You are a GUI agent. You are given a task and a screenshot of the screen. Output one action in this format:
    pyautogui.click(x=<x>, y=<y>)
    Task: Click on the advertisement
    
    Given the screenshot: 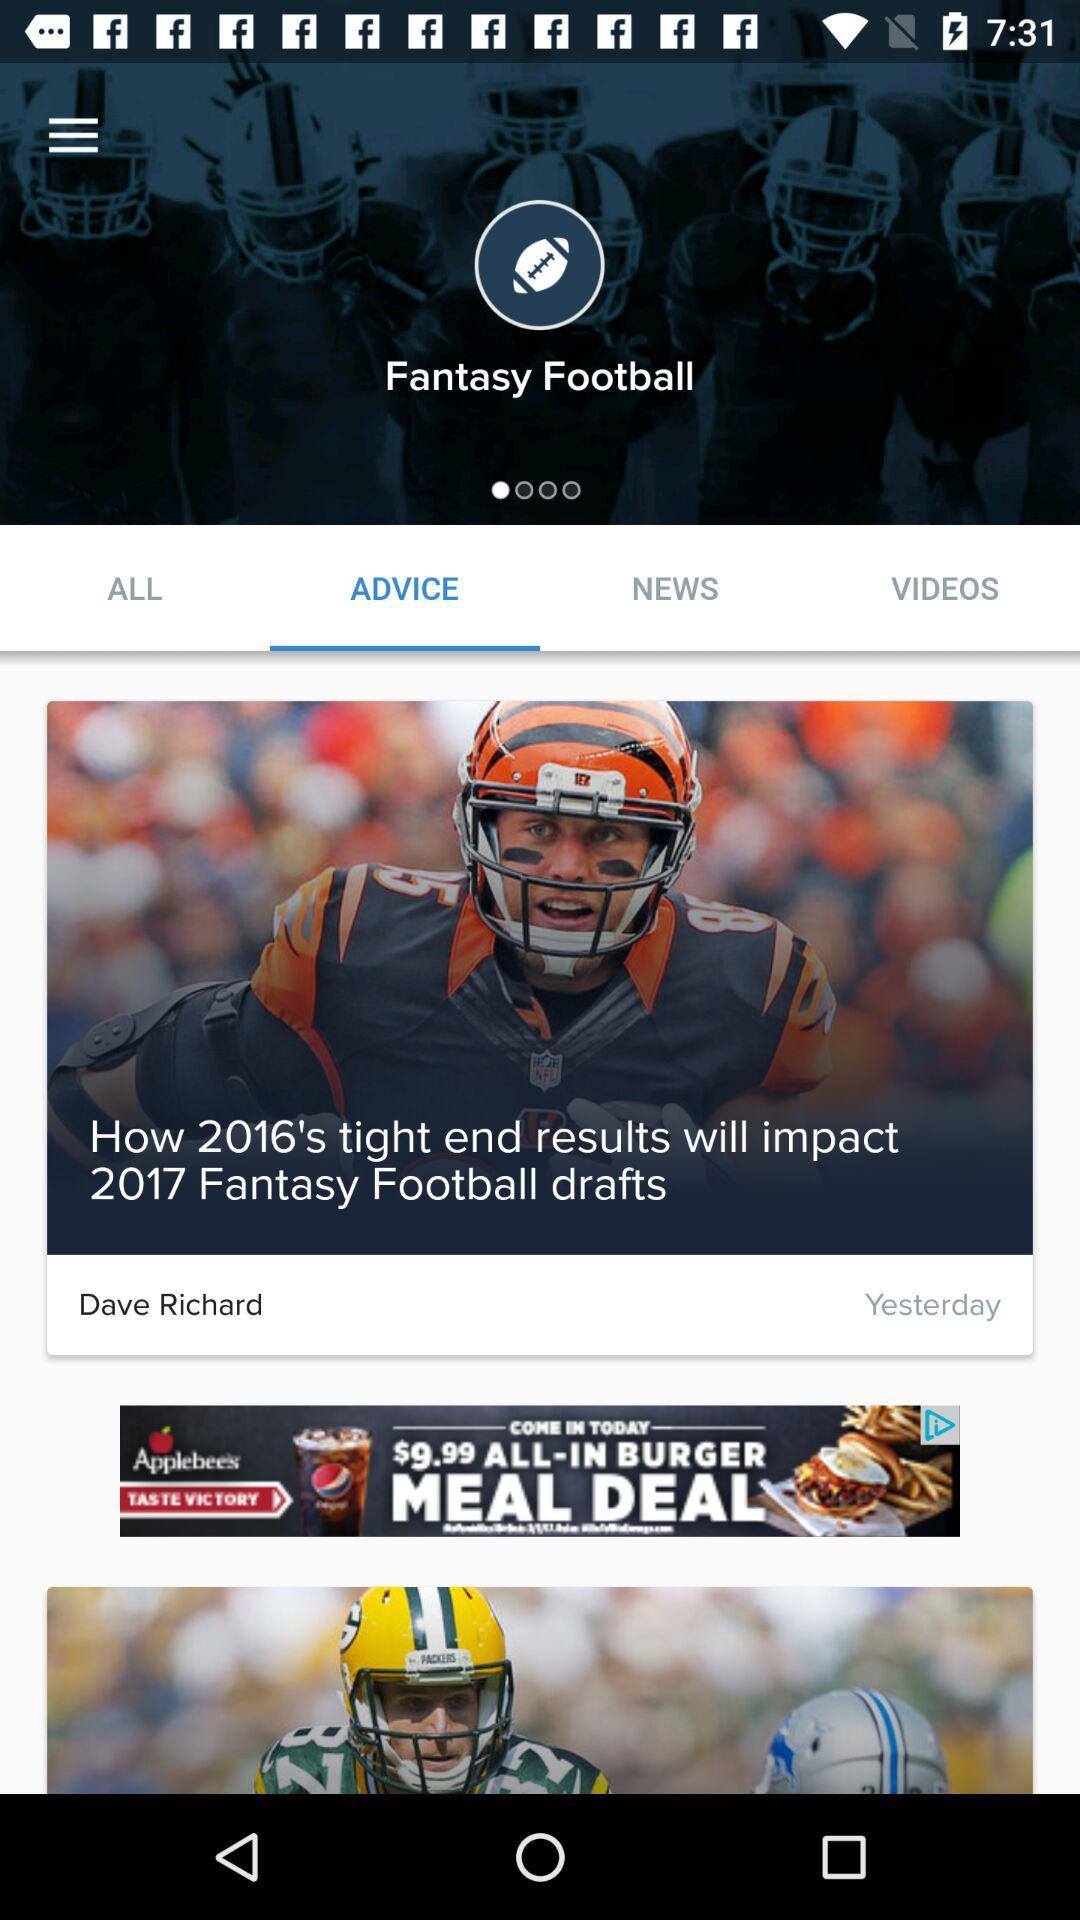 What is the action you would take?
    pyautogui.click(x=540, y=1471)
    